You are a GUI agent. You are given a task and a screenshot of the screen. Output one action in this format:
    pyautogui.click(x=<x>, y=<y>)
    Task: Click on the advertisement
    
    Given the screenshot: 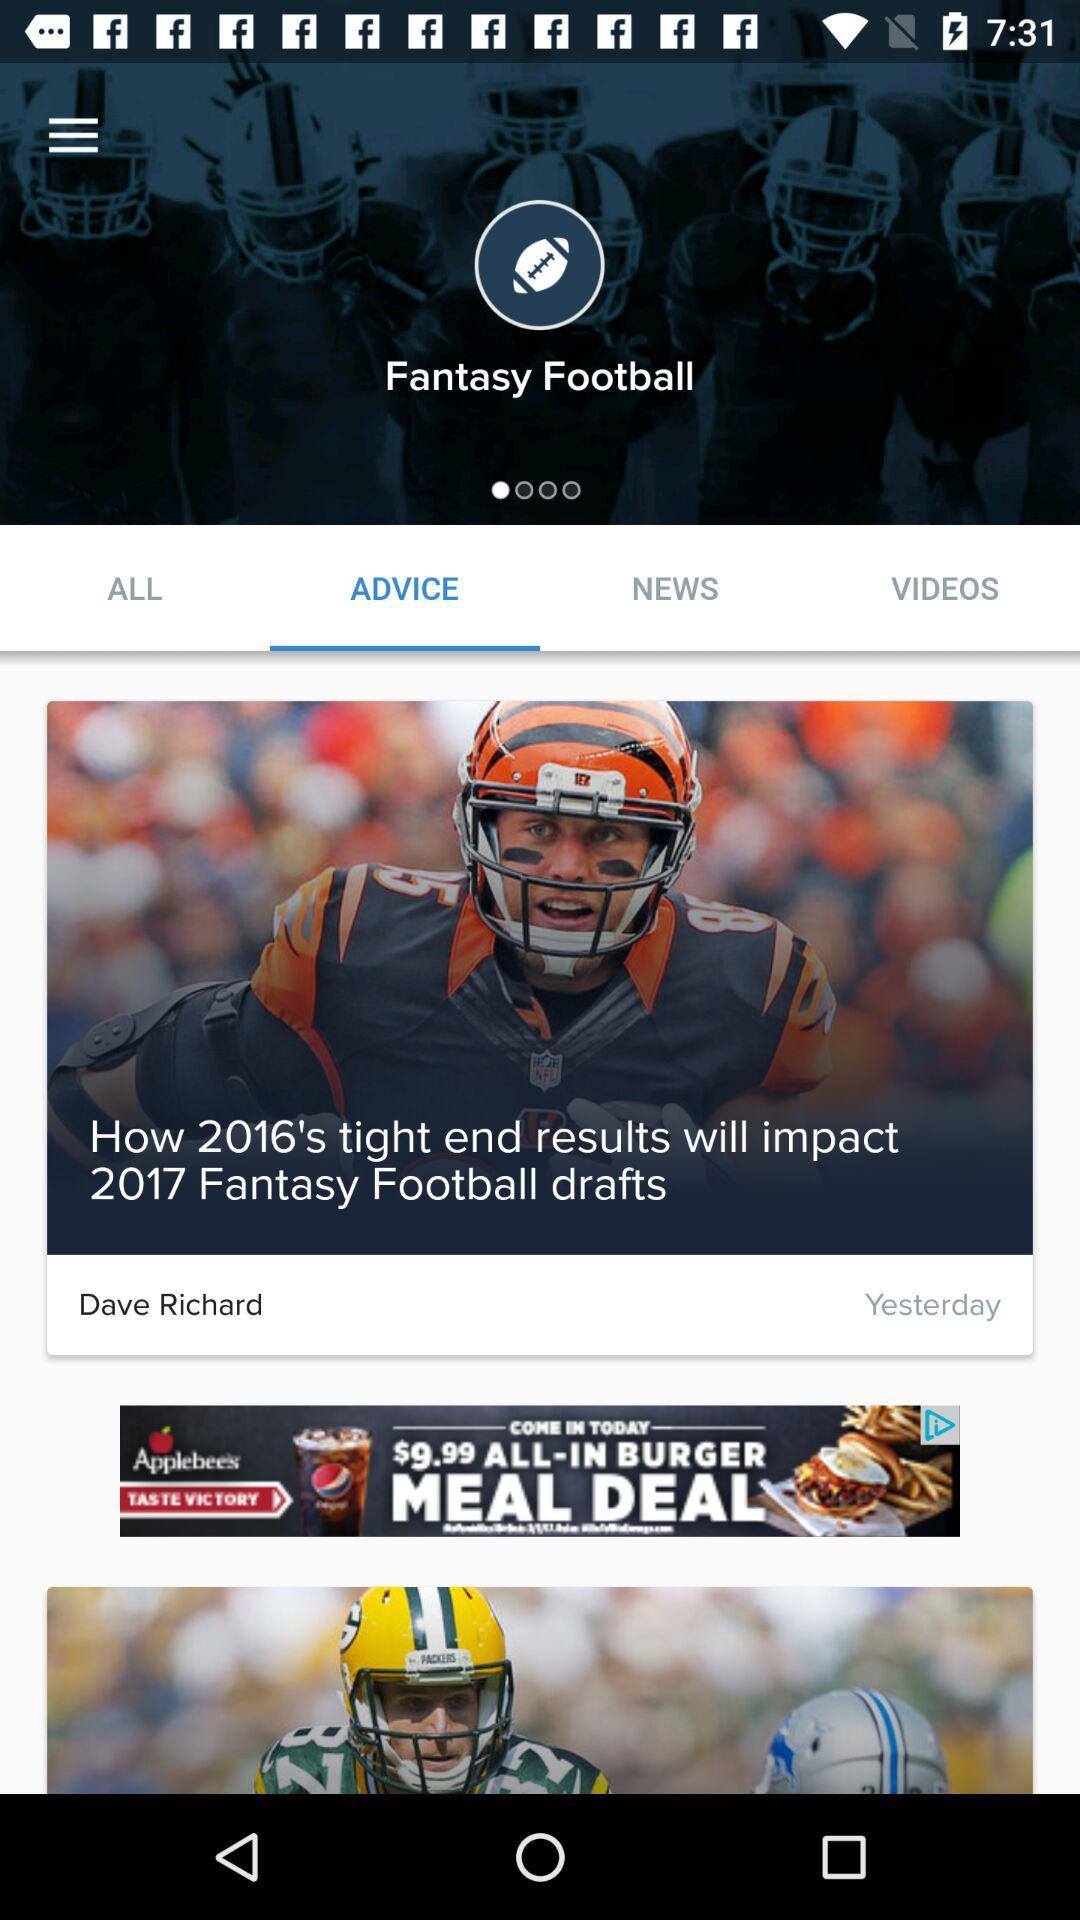 What is the action you would take?
    pyautogui.click(x=540, y=1471)
    